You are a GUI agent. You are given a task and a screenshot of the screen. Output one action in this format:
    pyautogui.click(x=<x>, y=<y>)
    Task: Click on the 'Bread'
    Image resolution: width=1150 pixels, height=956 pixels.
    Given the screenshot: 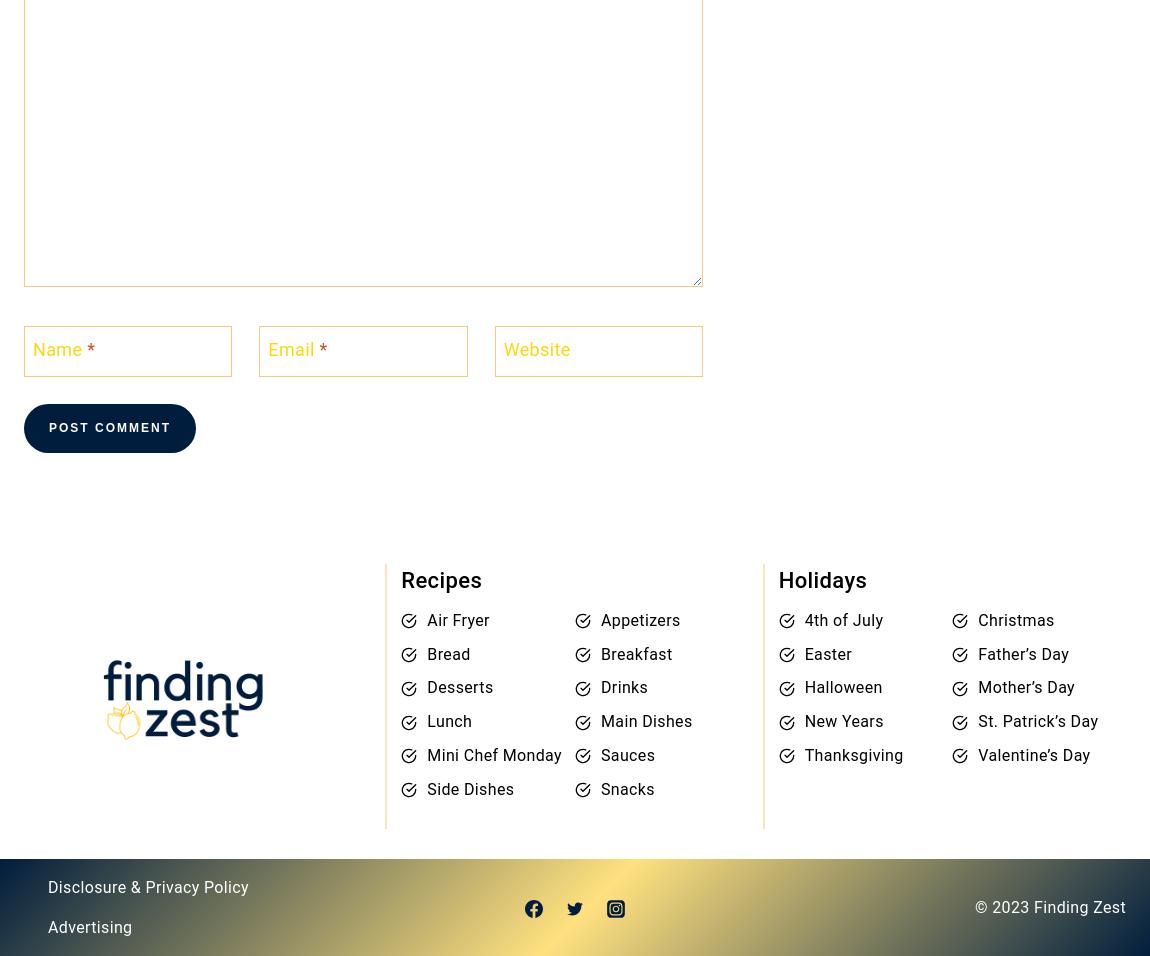 What is the action you would take?
    pyautogui.click(x=448, y=653)
    